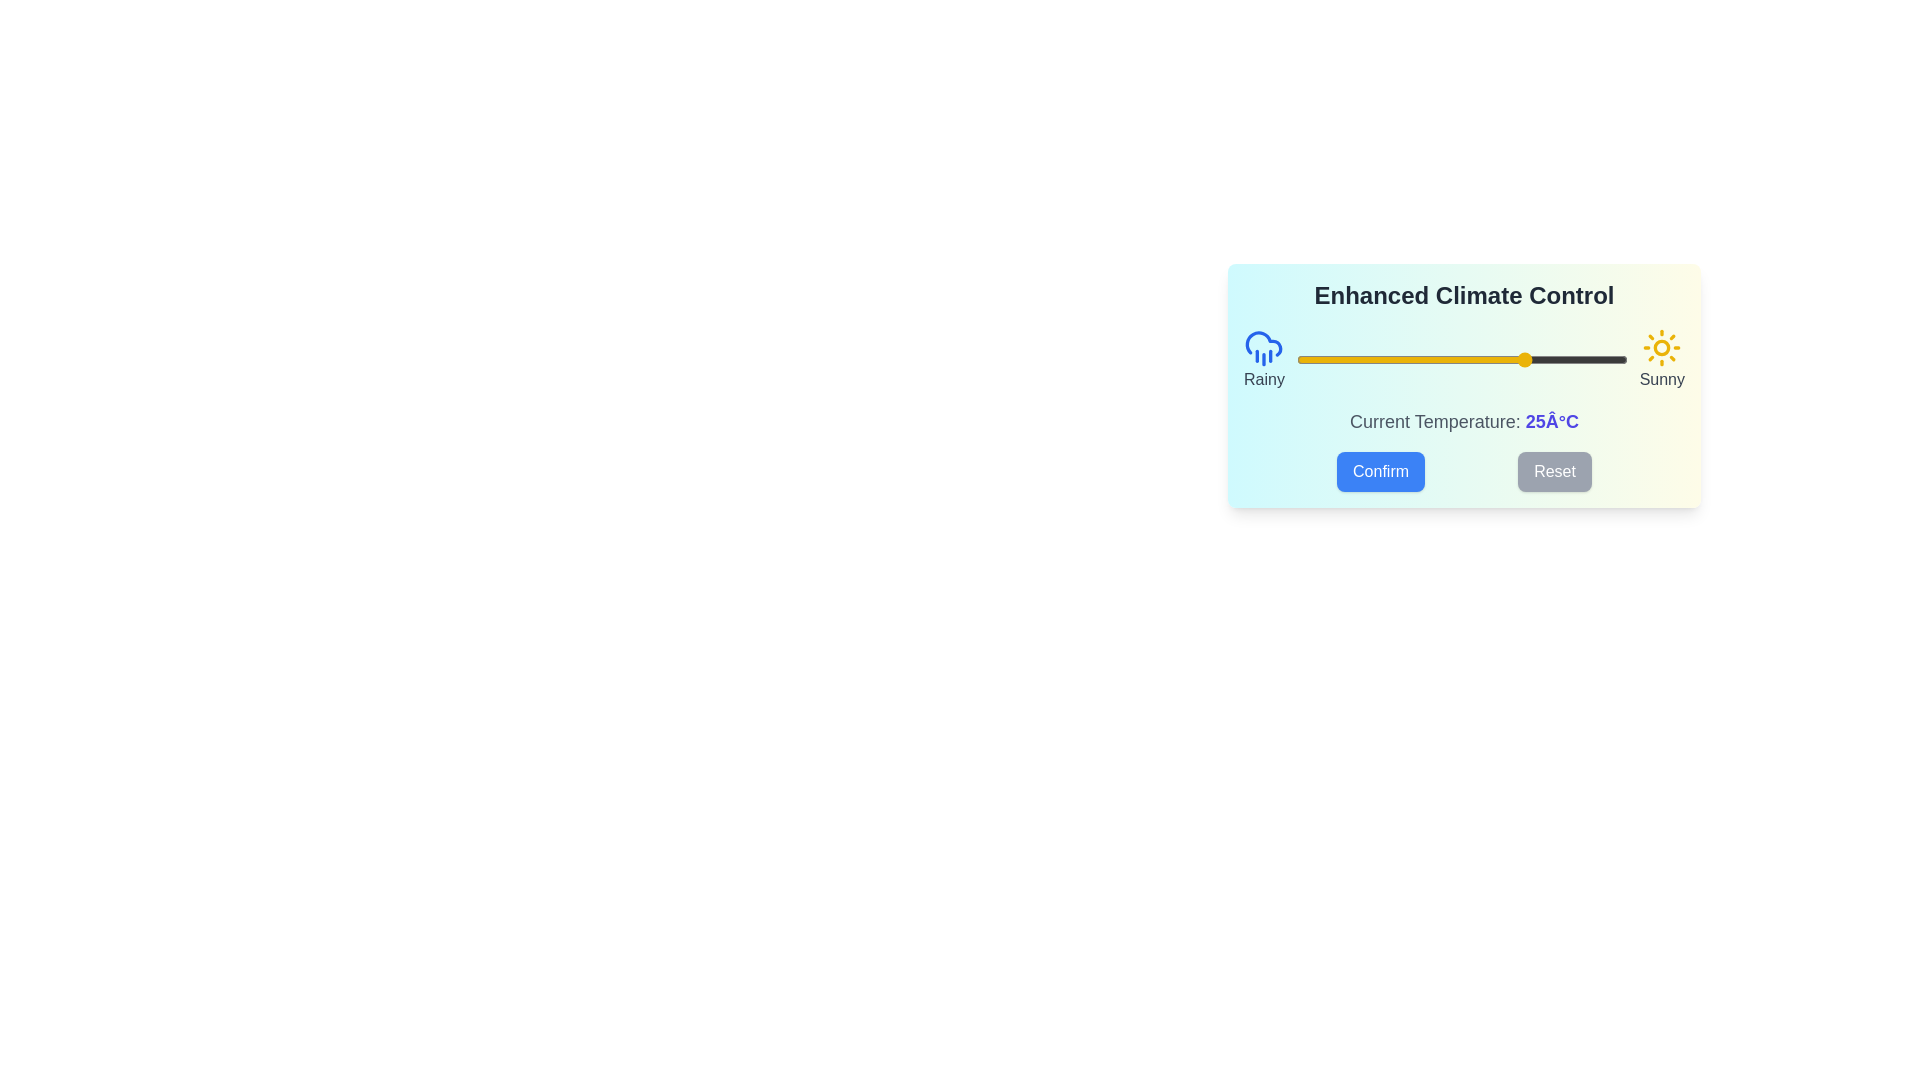  I want to click on the 'Confirm' button to save the current temperature setting, so click(1380, 471).